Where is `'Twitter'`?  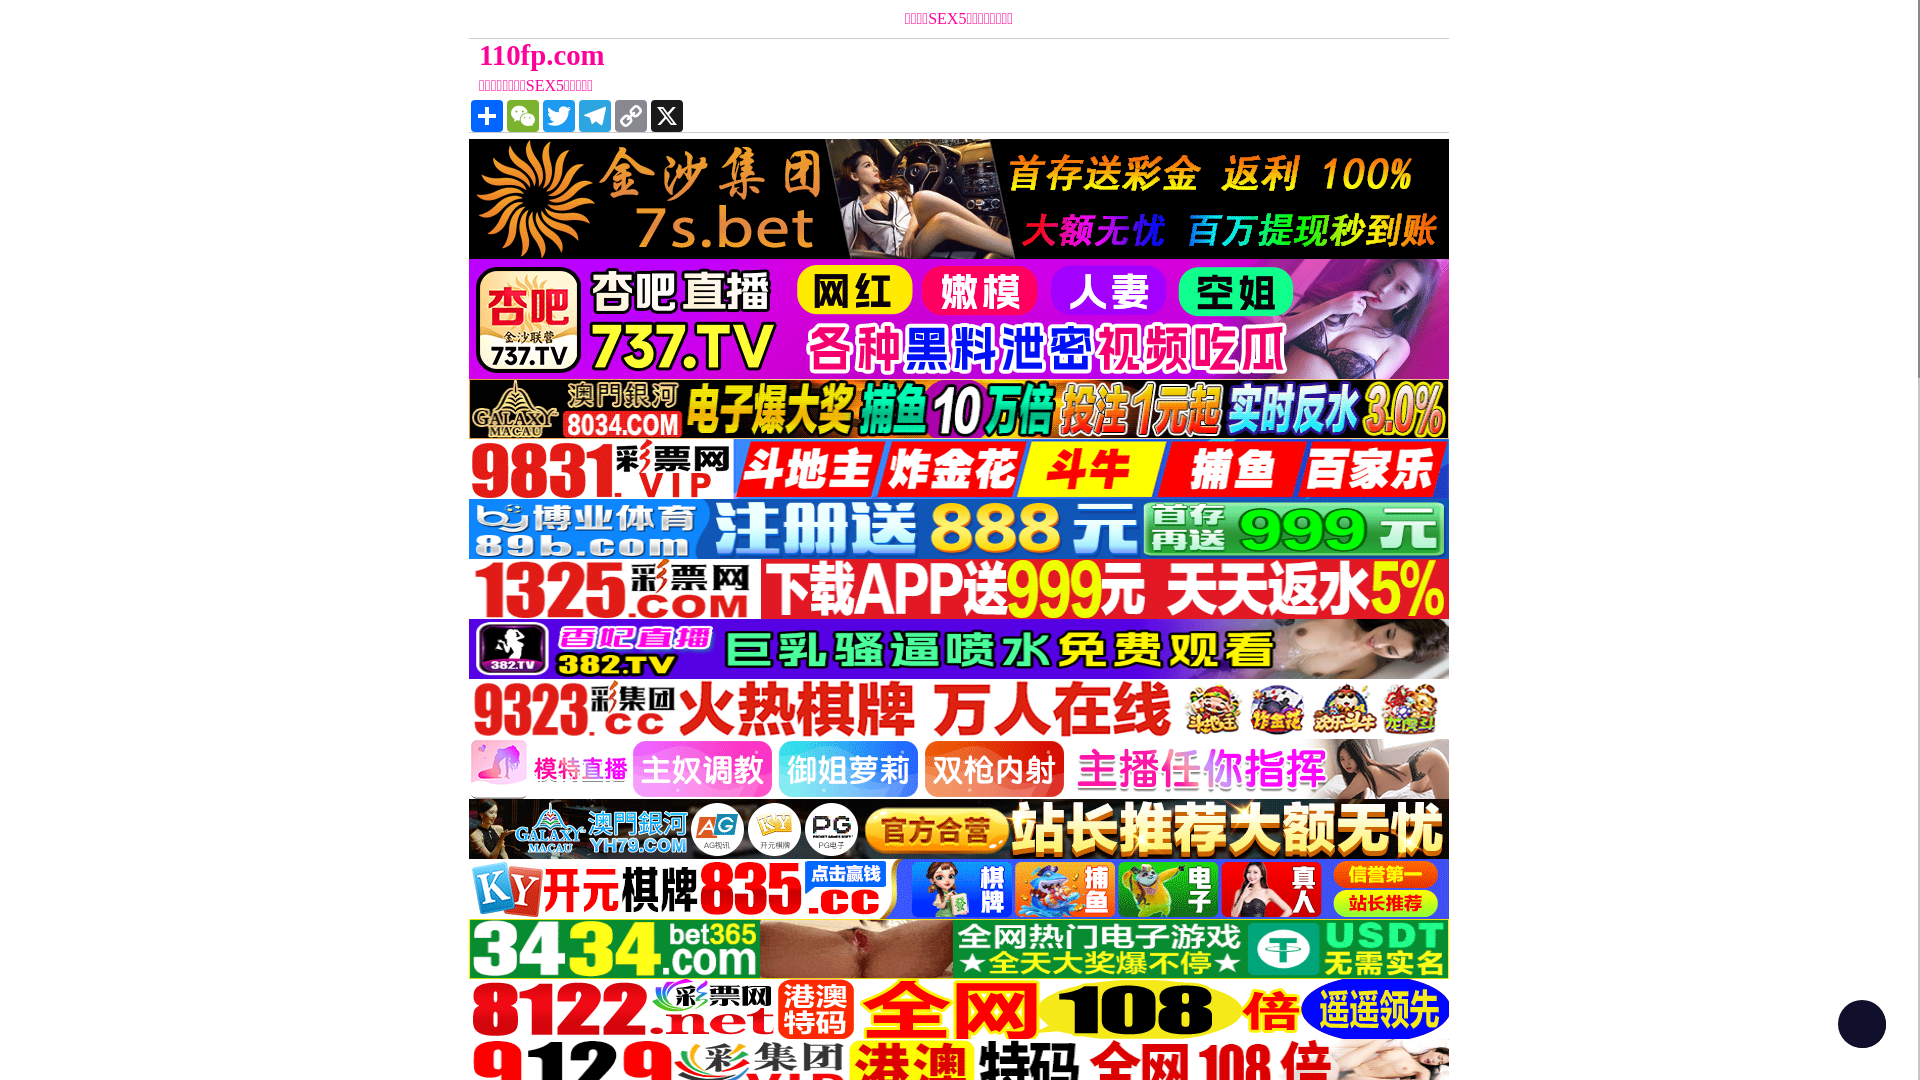 'Twitter' is located at coordinates (541, 115).